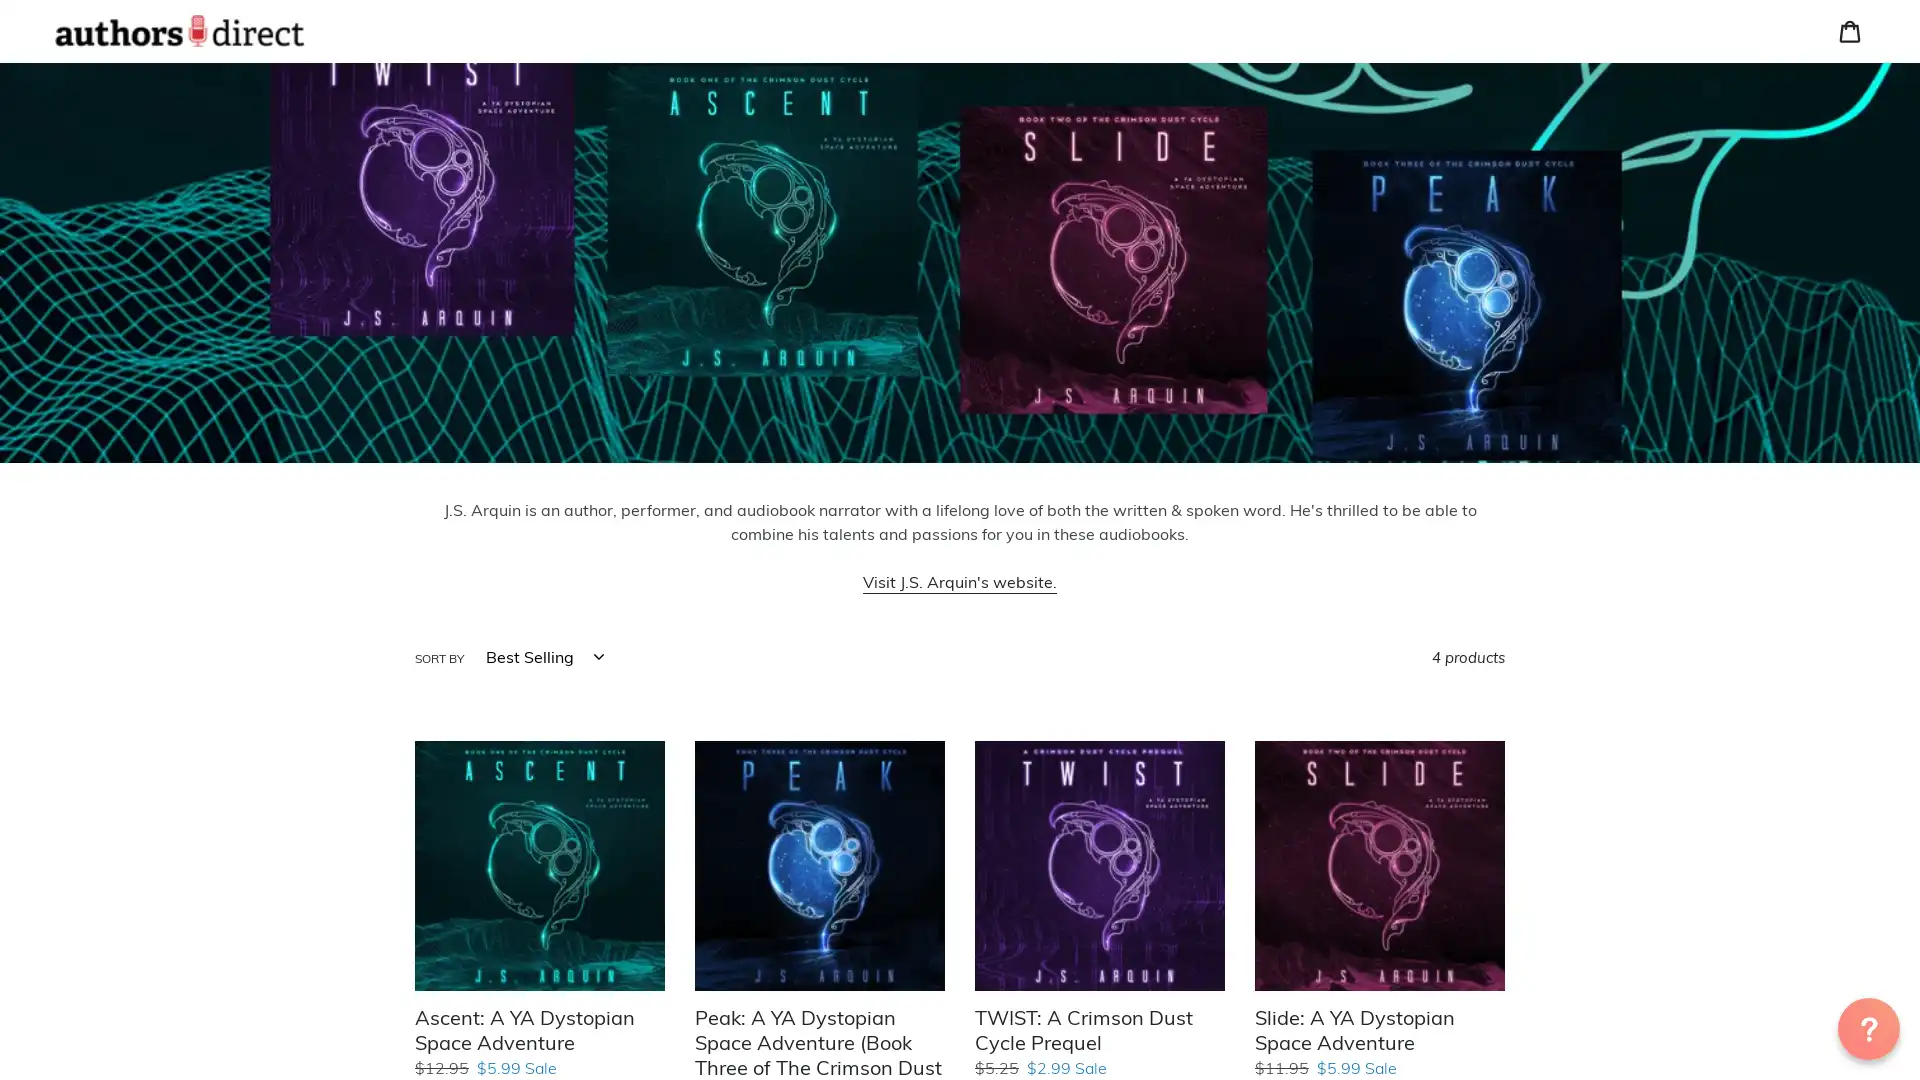  What do you see at coordinates (1635, 159) in the screenshot?
I see `Preferences` at bounding box center [1635, 159].